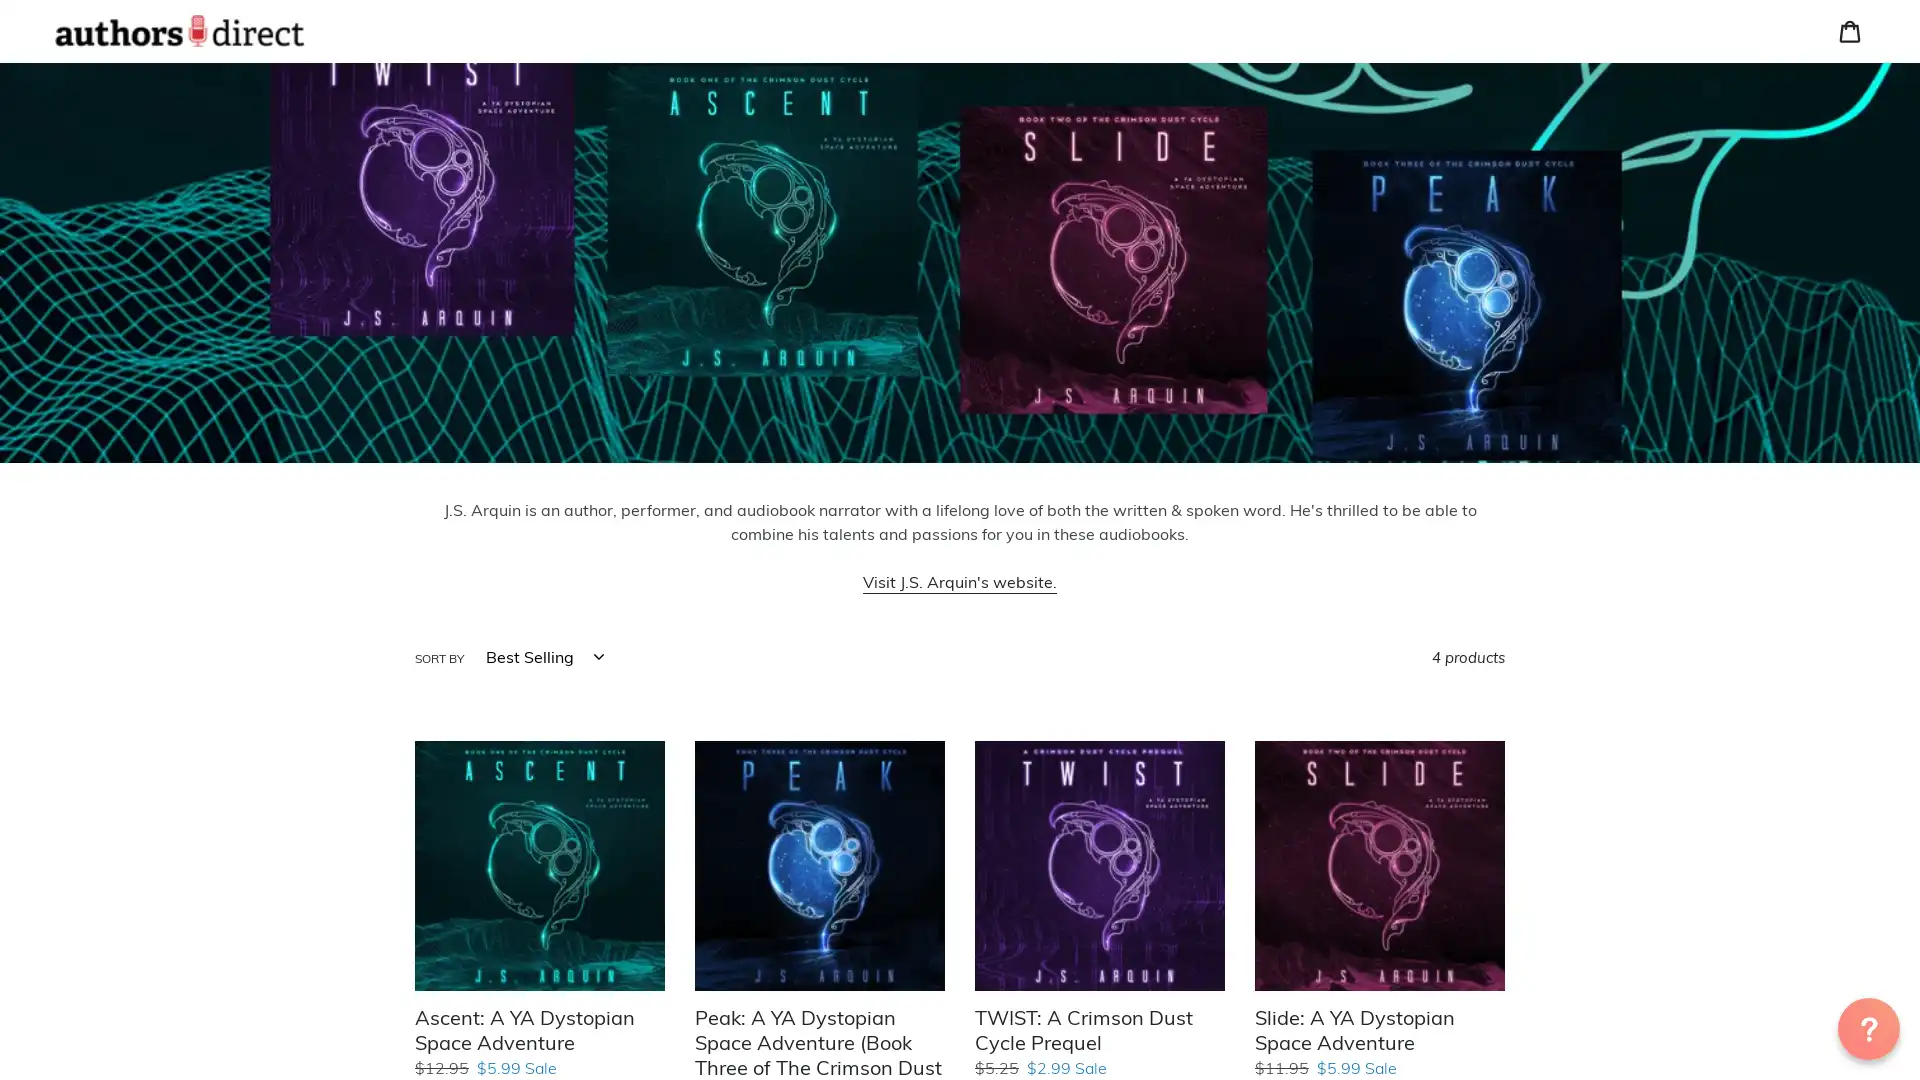  What do you see at coordinates (1635, 159) in the screenshot?
I see `Preferences` at bounding box center [1635, 159].